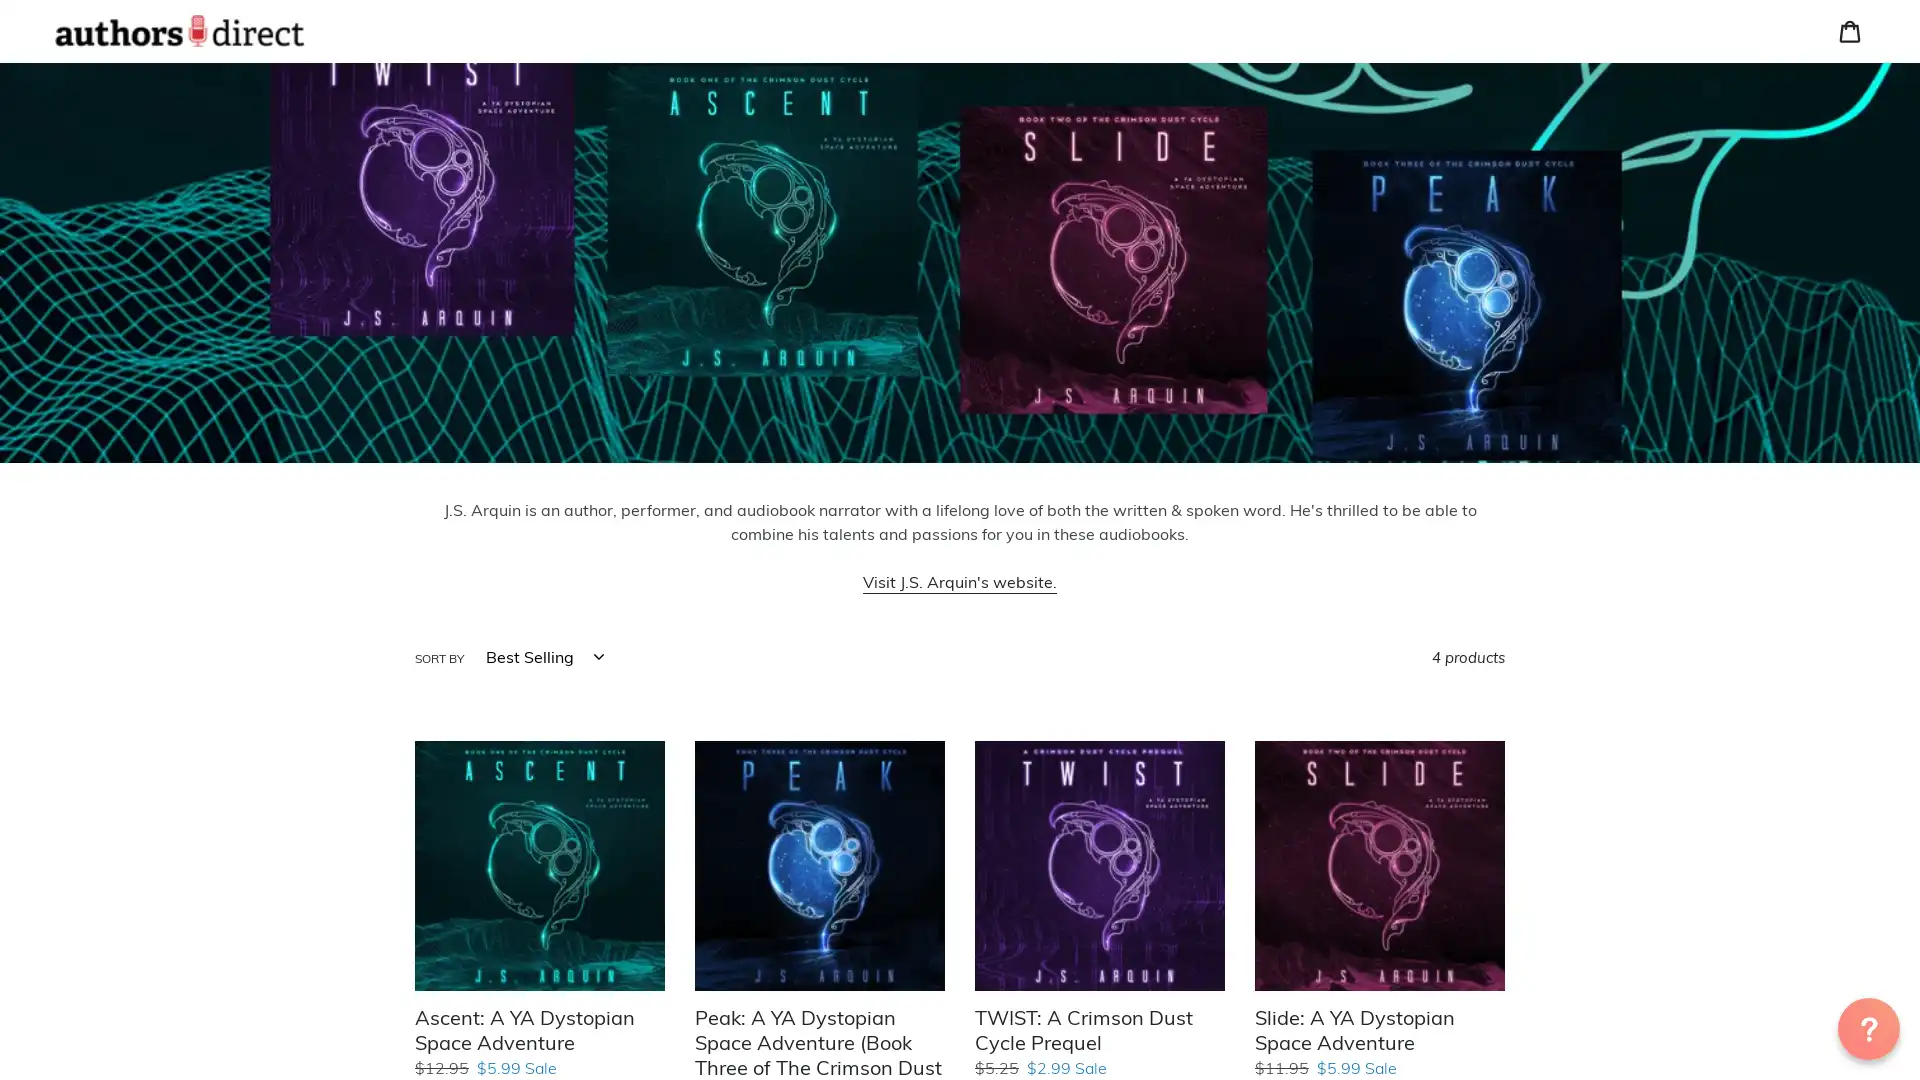  What do you see at coordinates (1635, 159) in the screenshot?
I see `Preferences` at bounding box center [1635, 159].